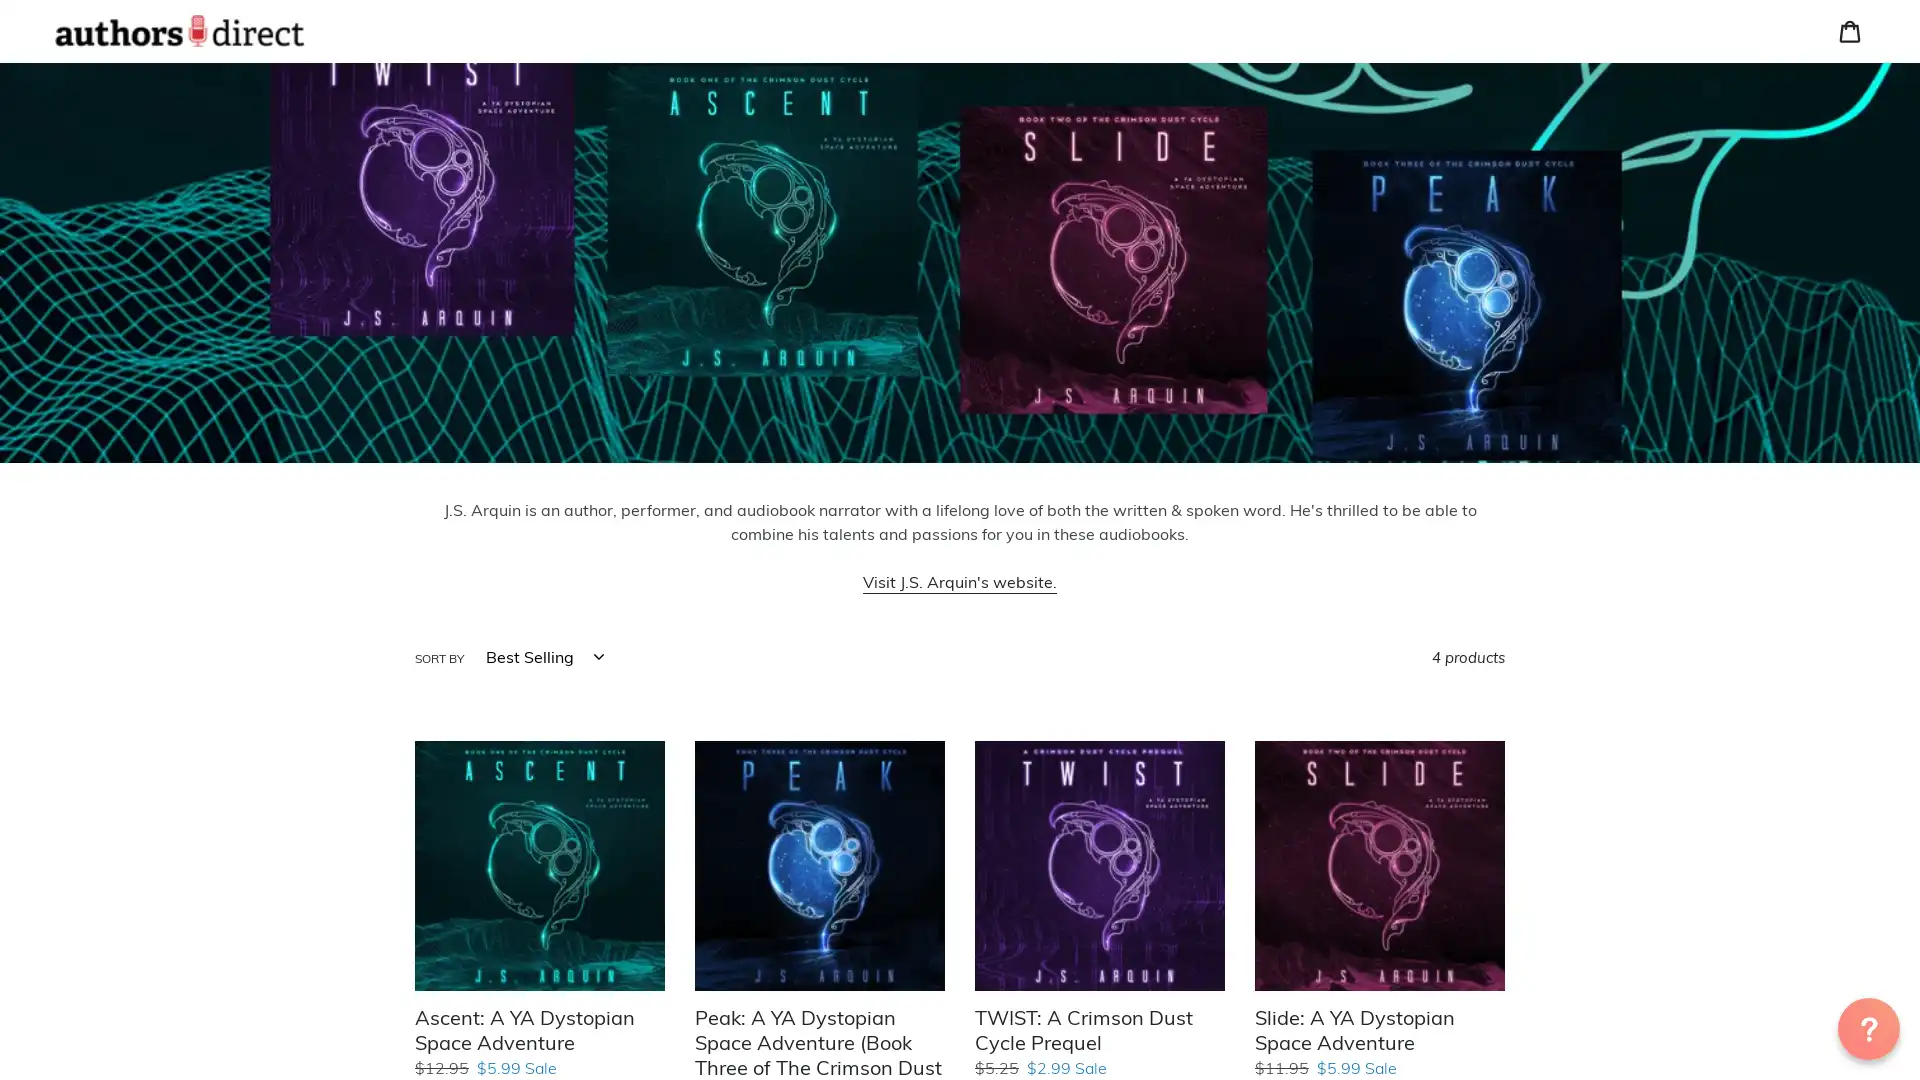  What do you see at coordinates (1635, 159) in the screenshot?
I see `Preferences` at bounding box center [1635, 159].